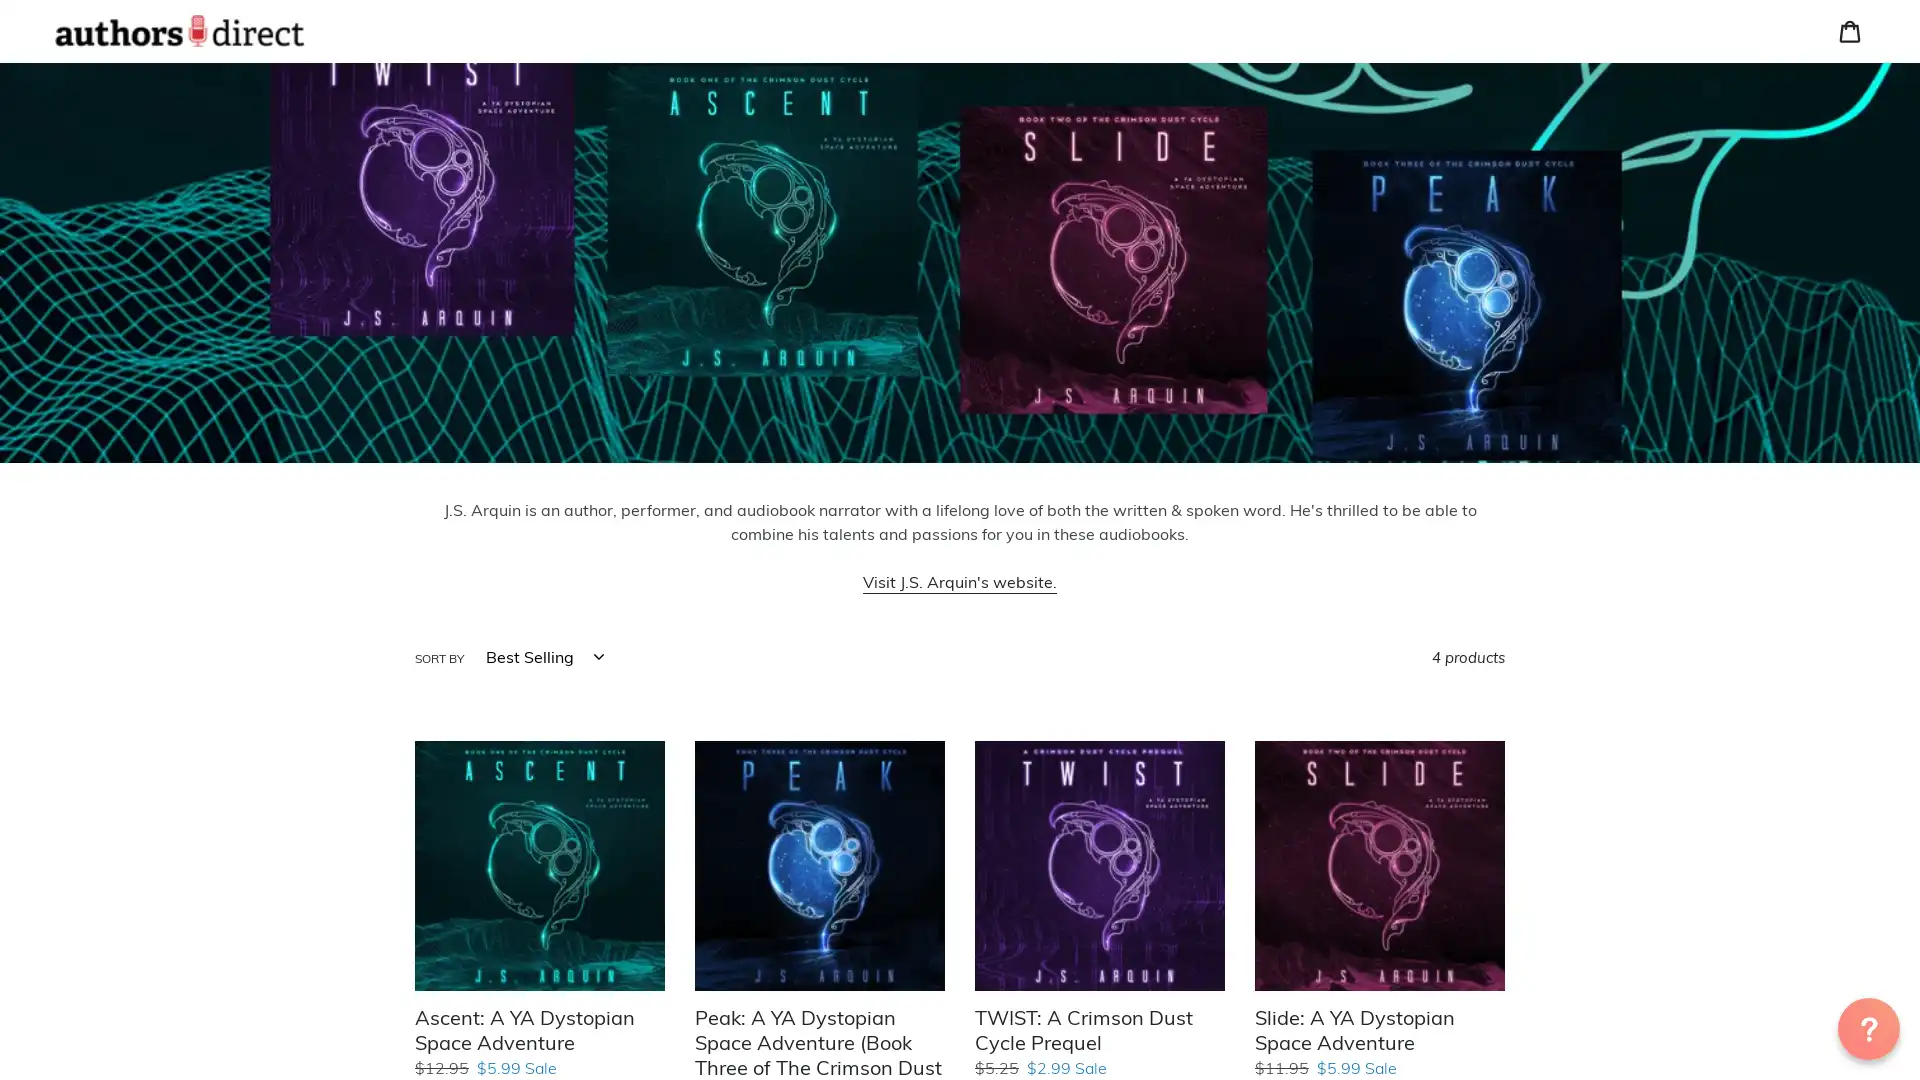  What do you see at coordinates (1635, 159) in the screenshot?
I see `Preferences` at bounding box center [1635, 159].